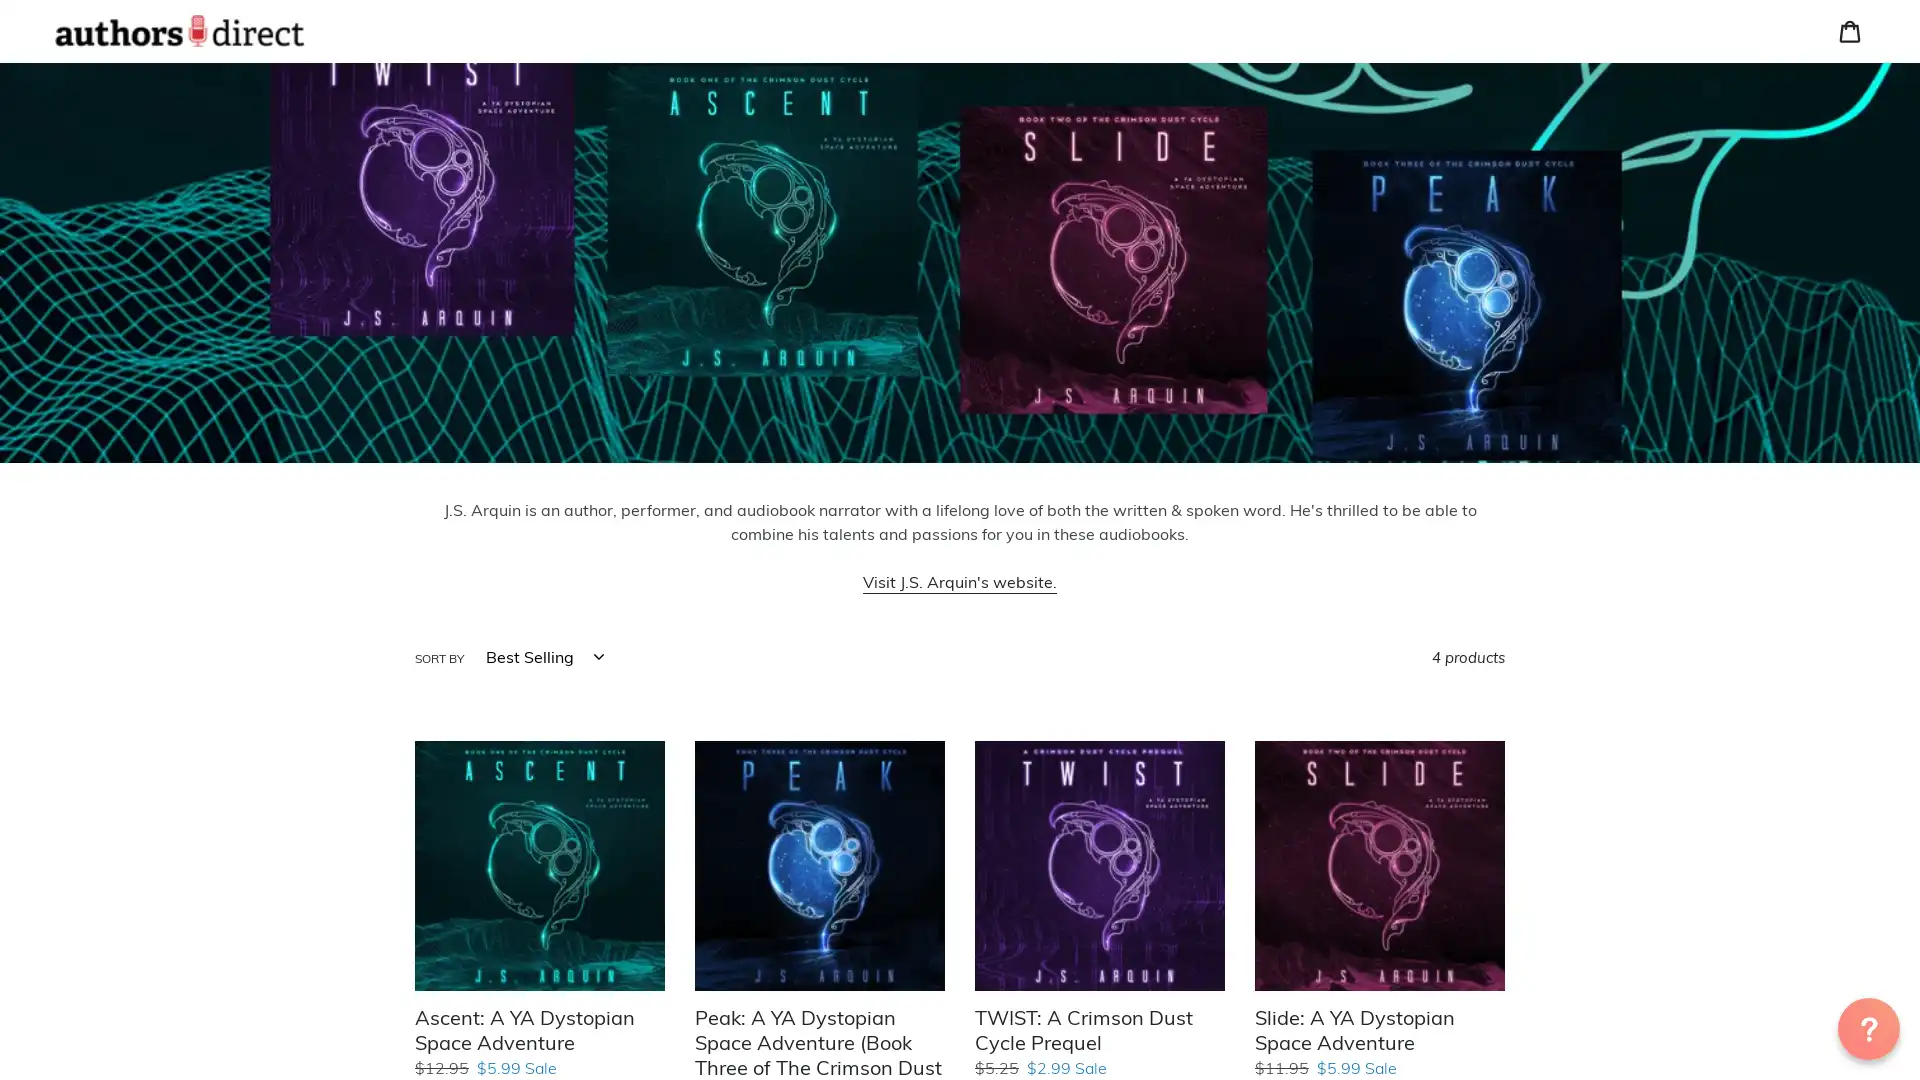  What do you see at coordinates (1635, 159) in the screenshot?
I see `Preferences` at bounding box center [1635, 159].